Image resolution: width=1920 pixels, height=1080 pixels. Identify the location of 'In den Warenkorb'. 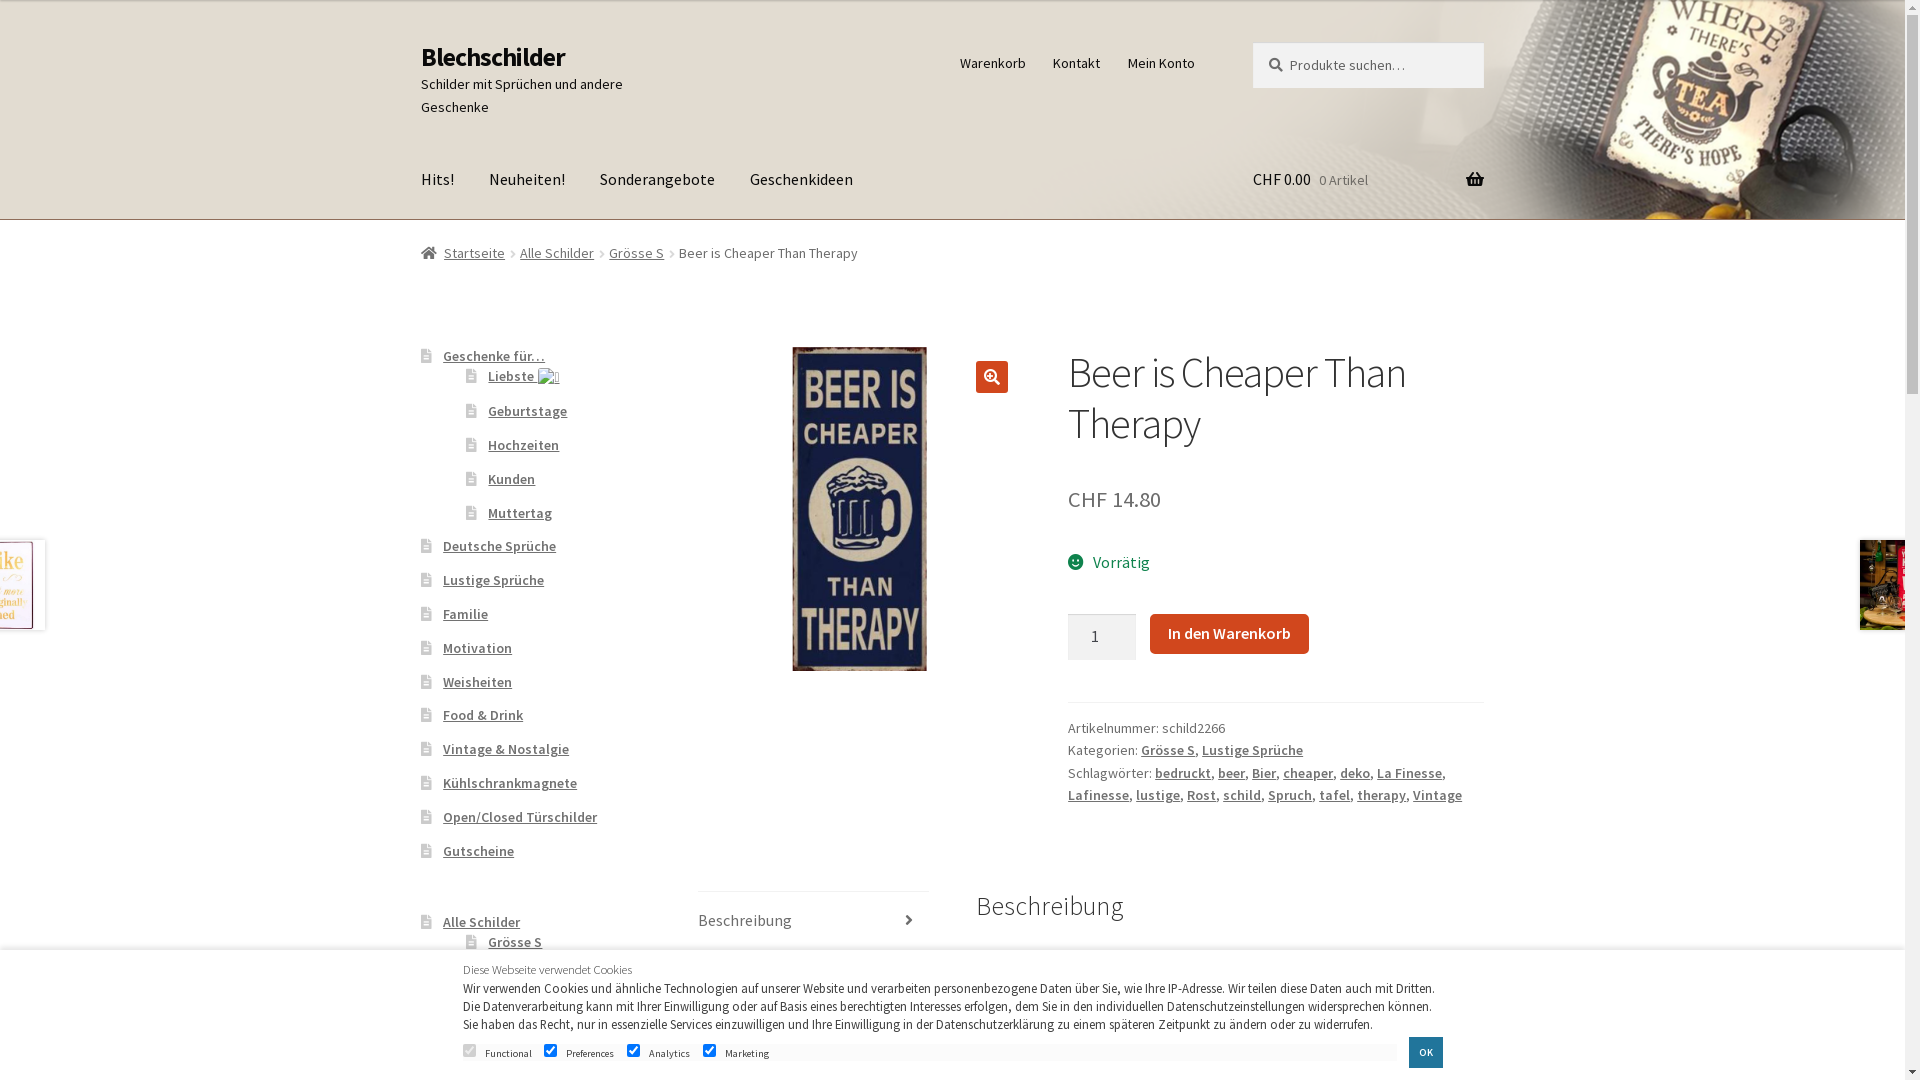
(1228, 633).